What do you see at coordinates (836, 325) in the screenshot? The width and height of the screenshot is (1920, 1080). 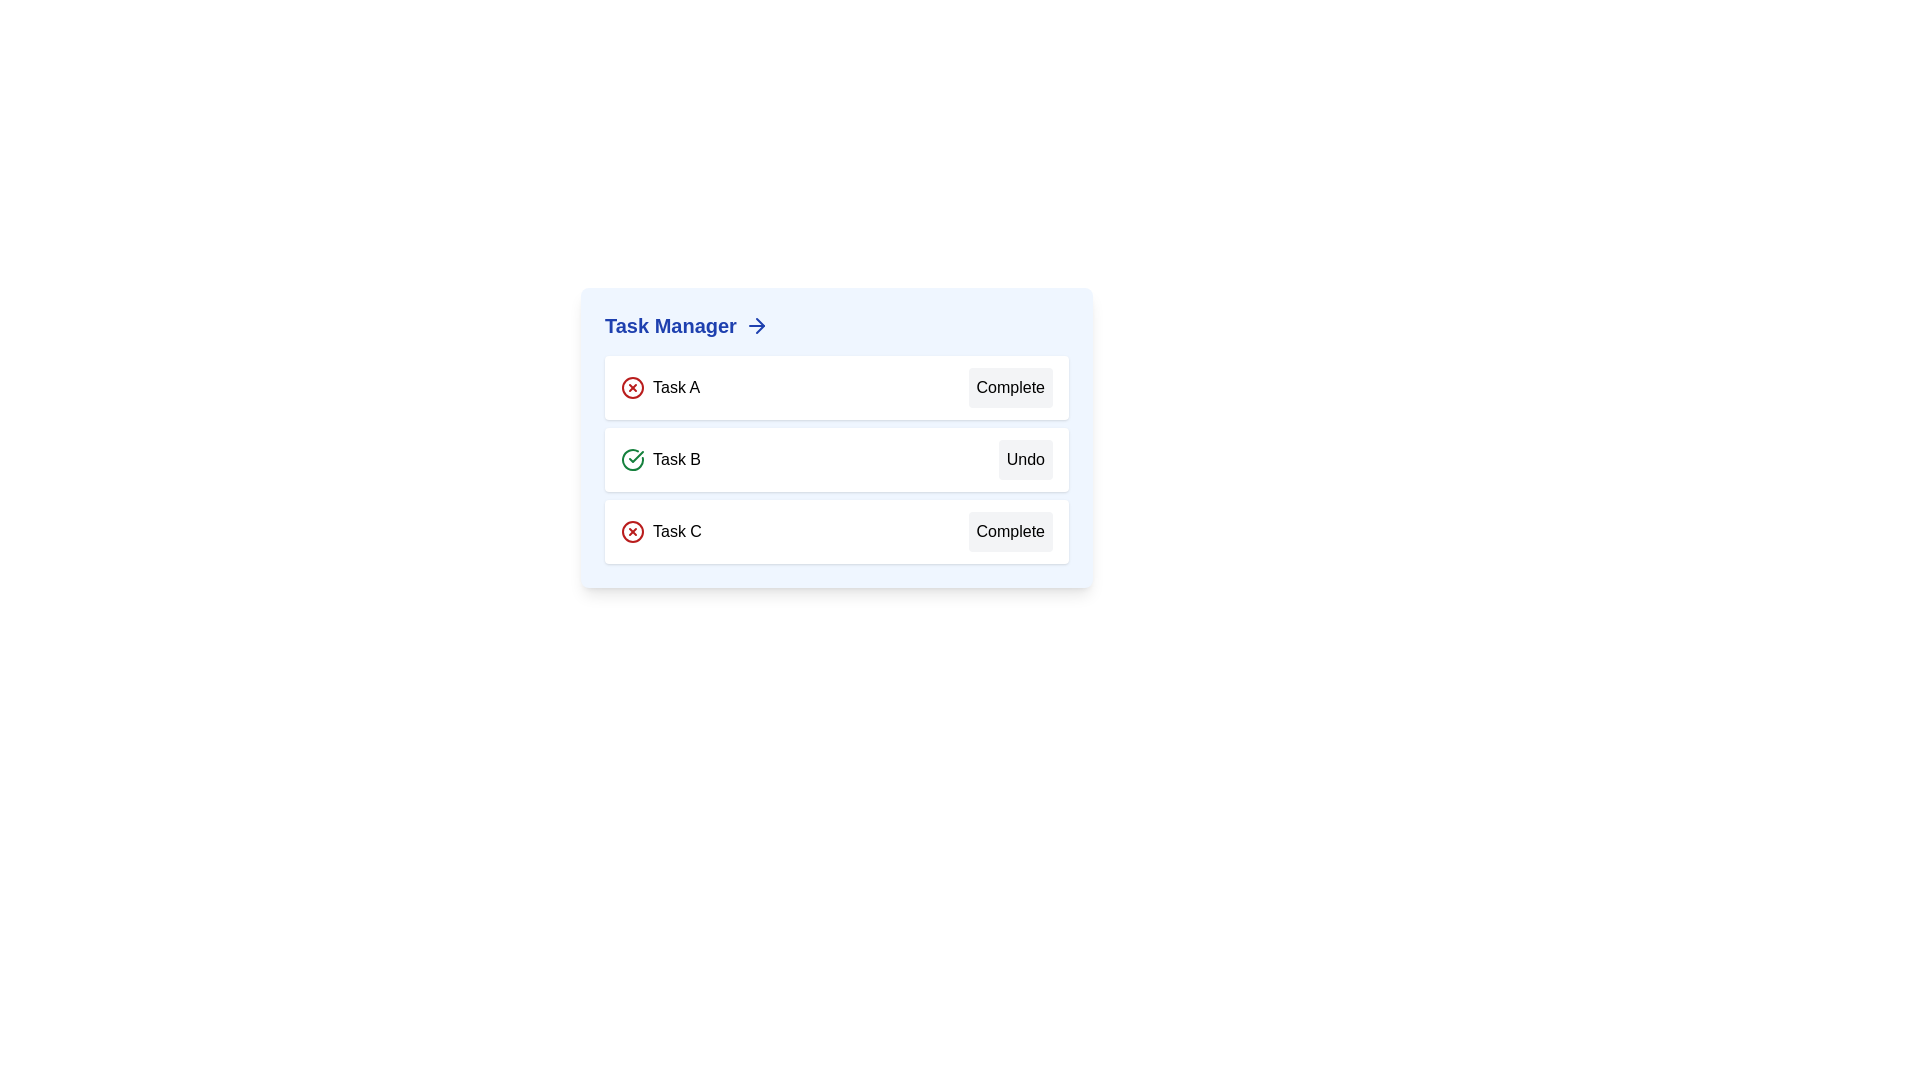 I see `the heading text and icon to emphasize it visually` at bounding box center [836, 325].